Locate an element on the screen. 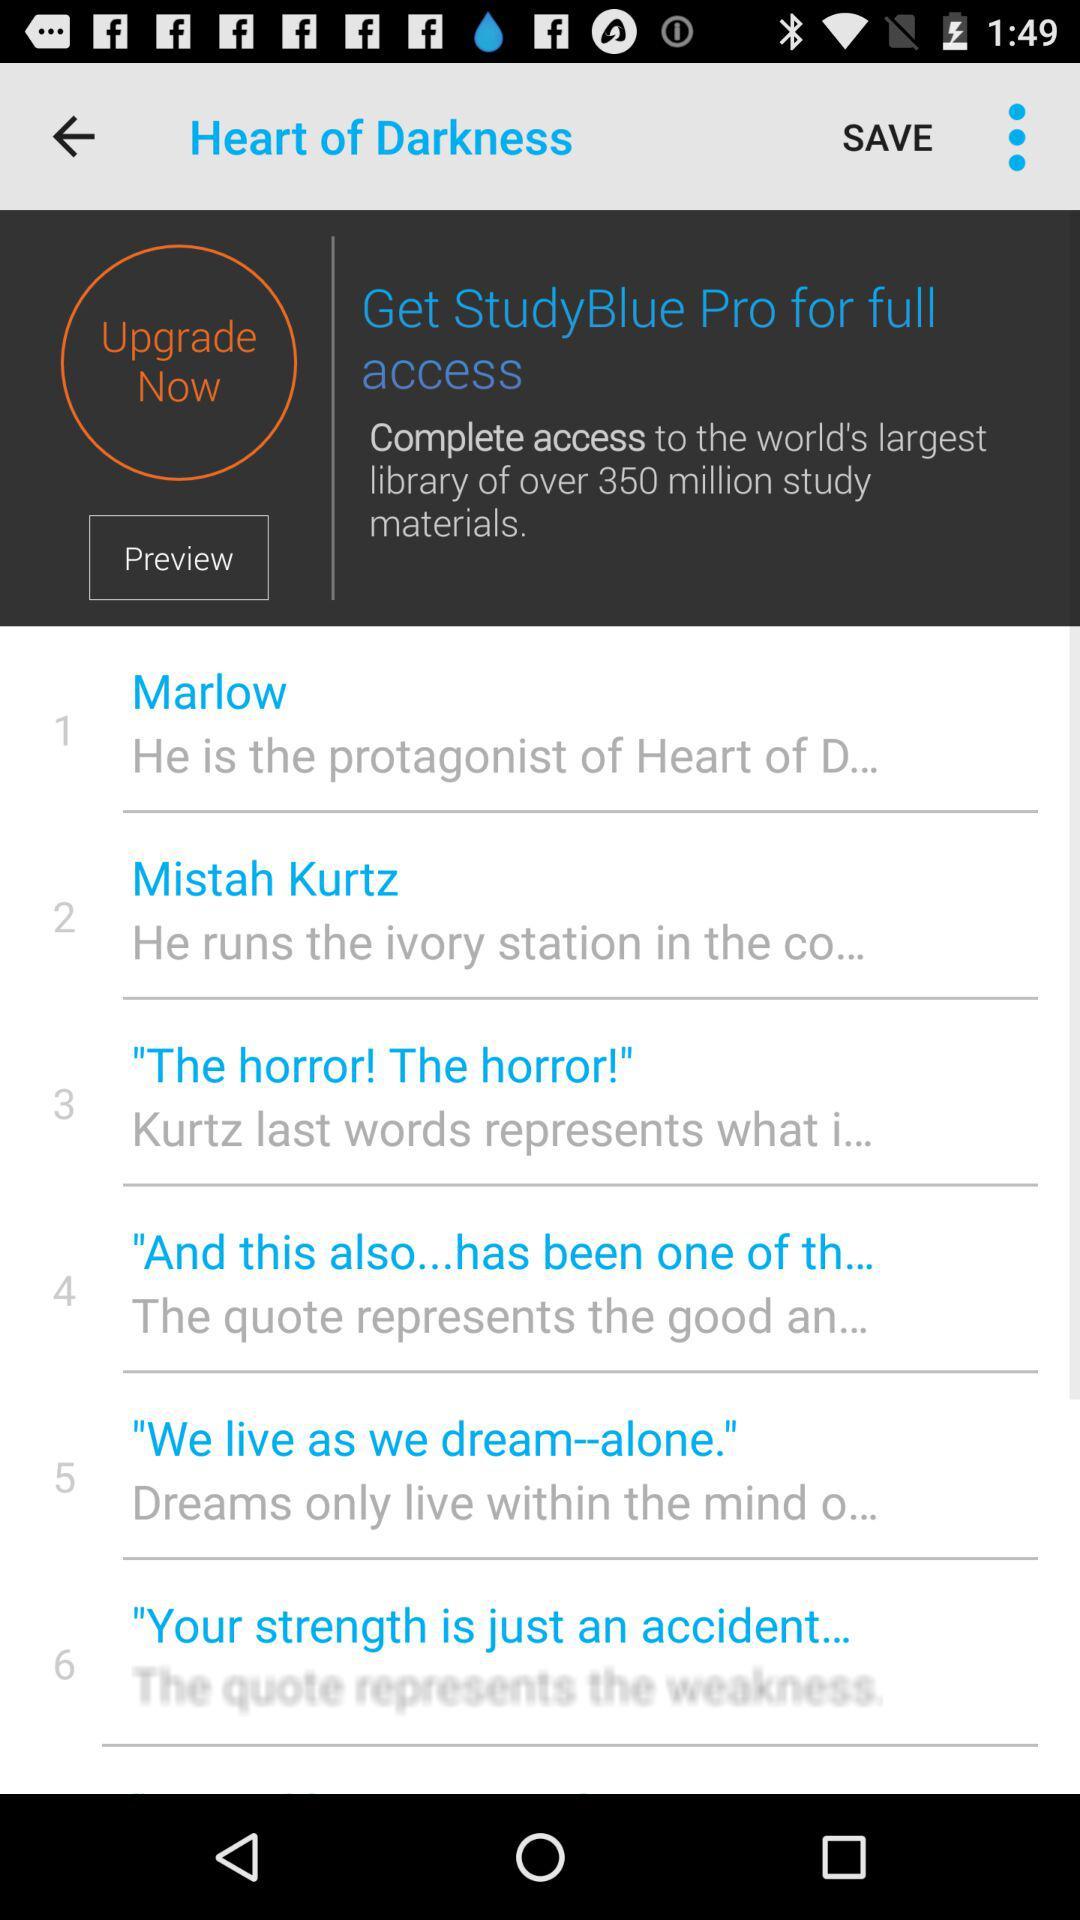  item next to 6 item is located at coordinates (505, 1624).